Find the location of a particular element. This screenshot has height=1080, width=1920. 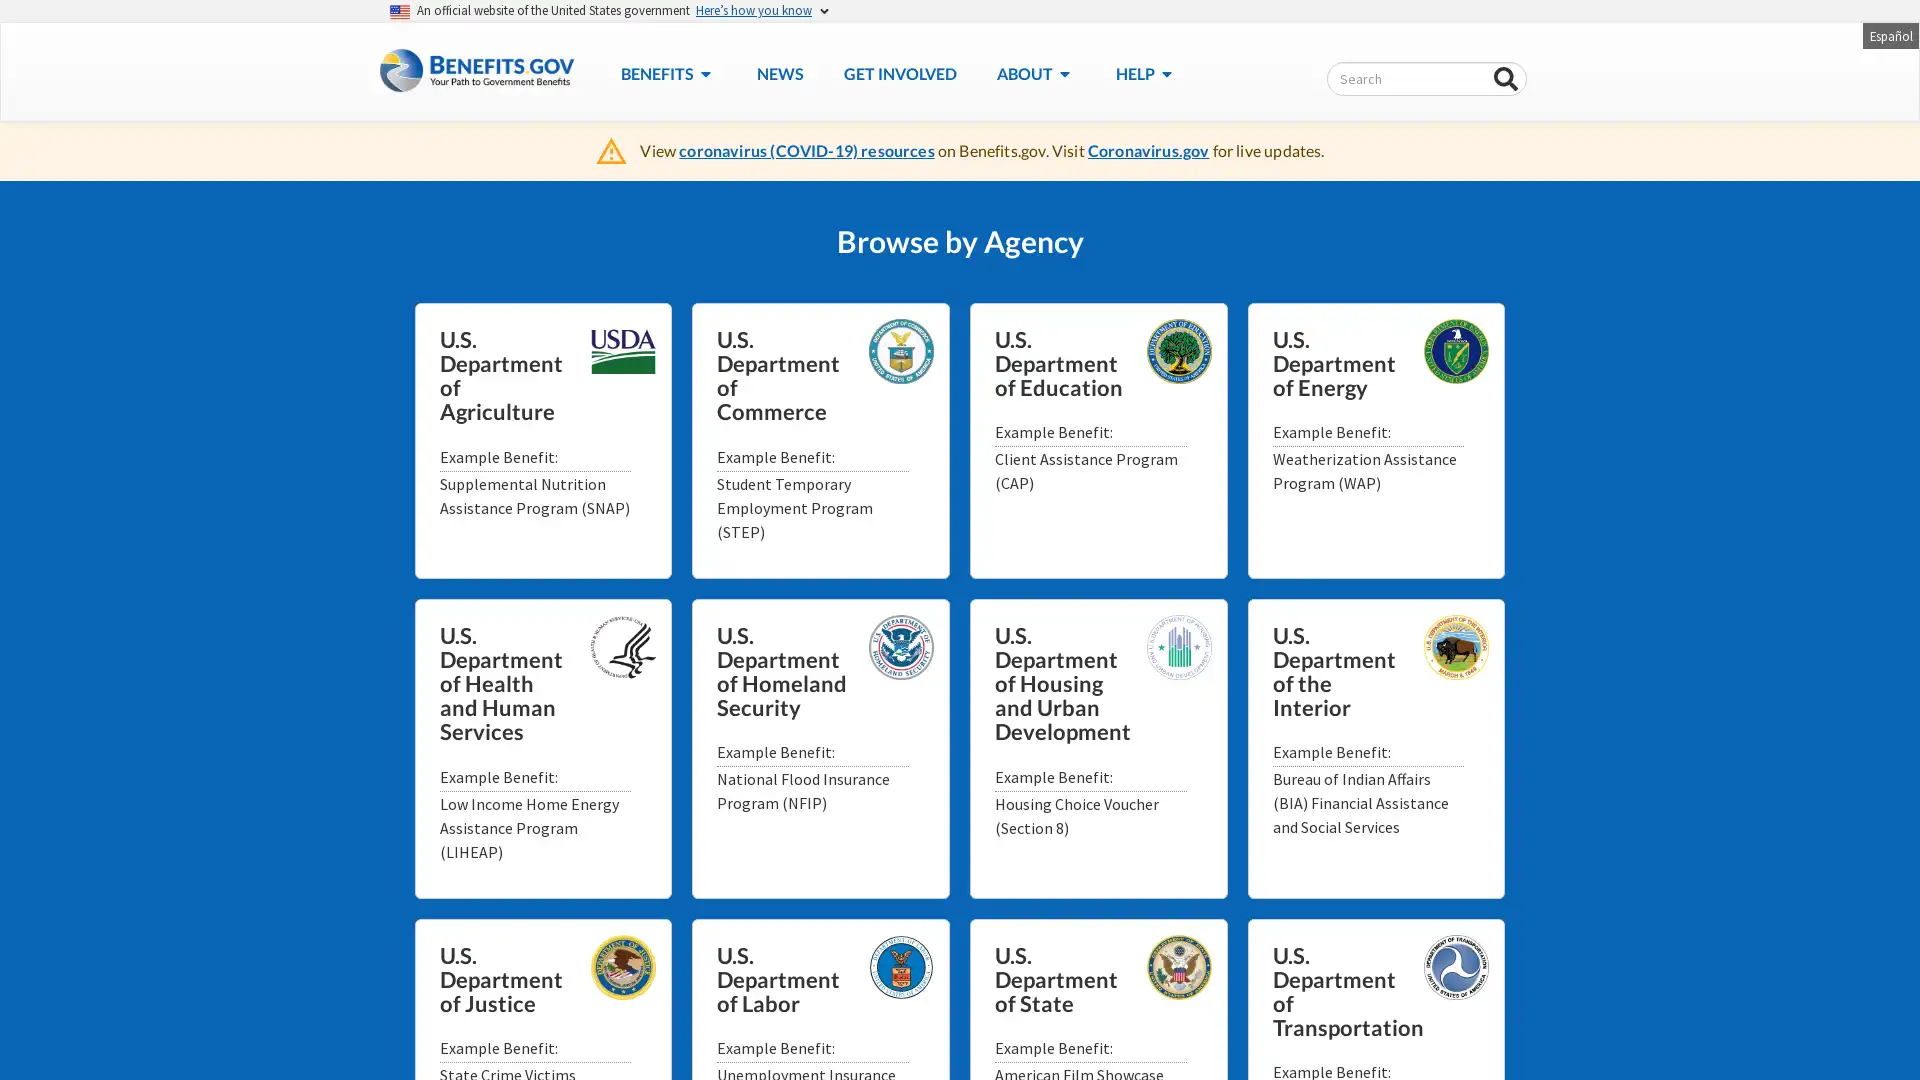

GET INVOLVED is located at coordinates (898, 72).